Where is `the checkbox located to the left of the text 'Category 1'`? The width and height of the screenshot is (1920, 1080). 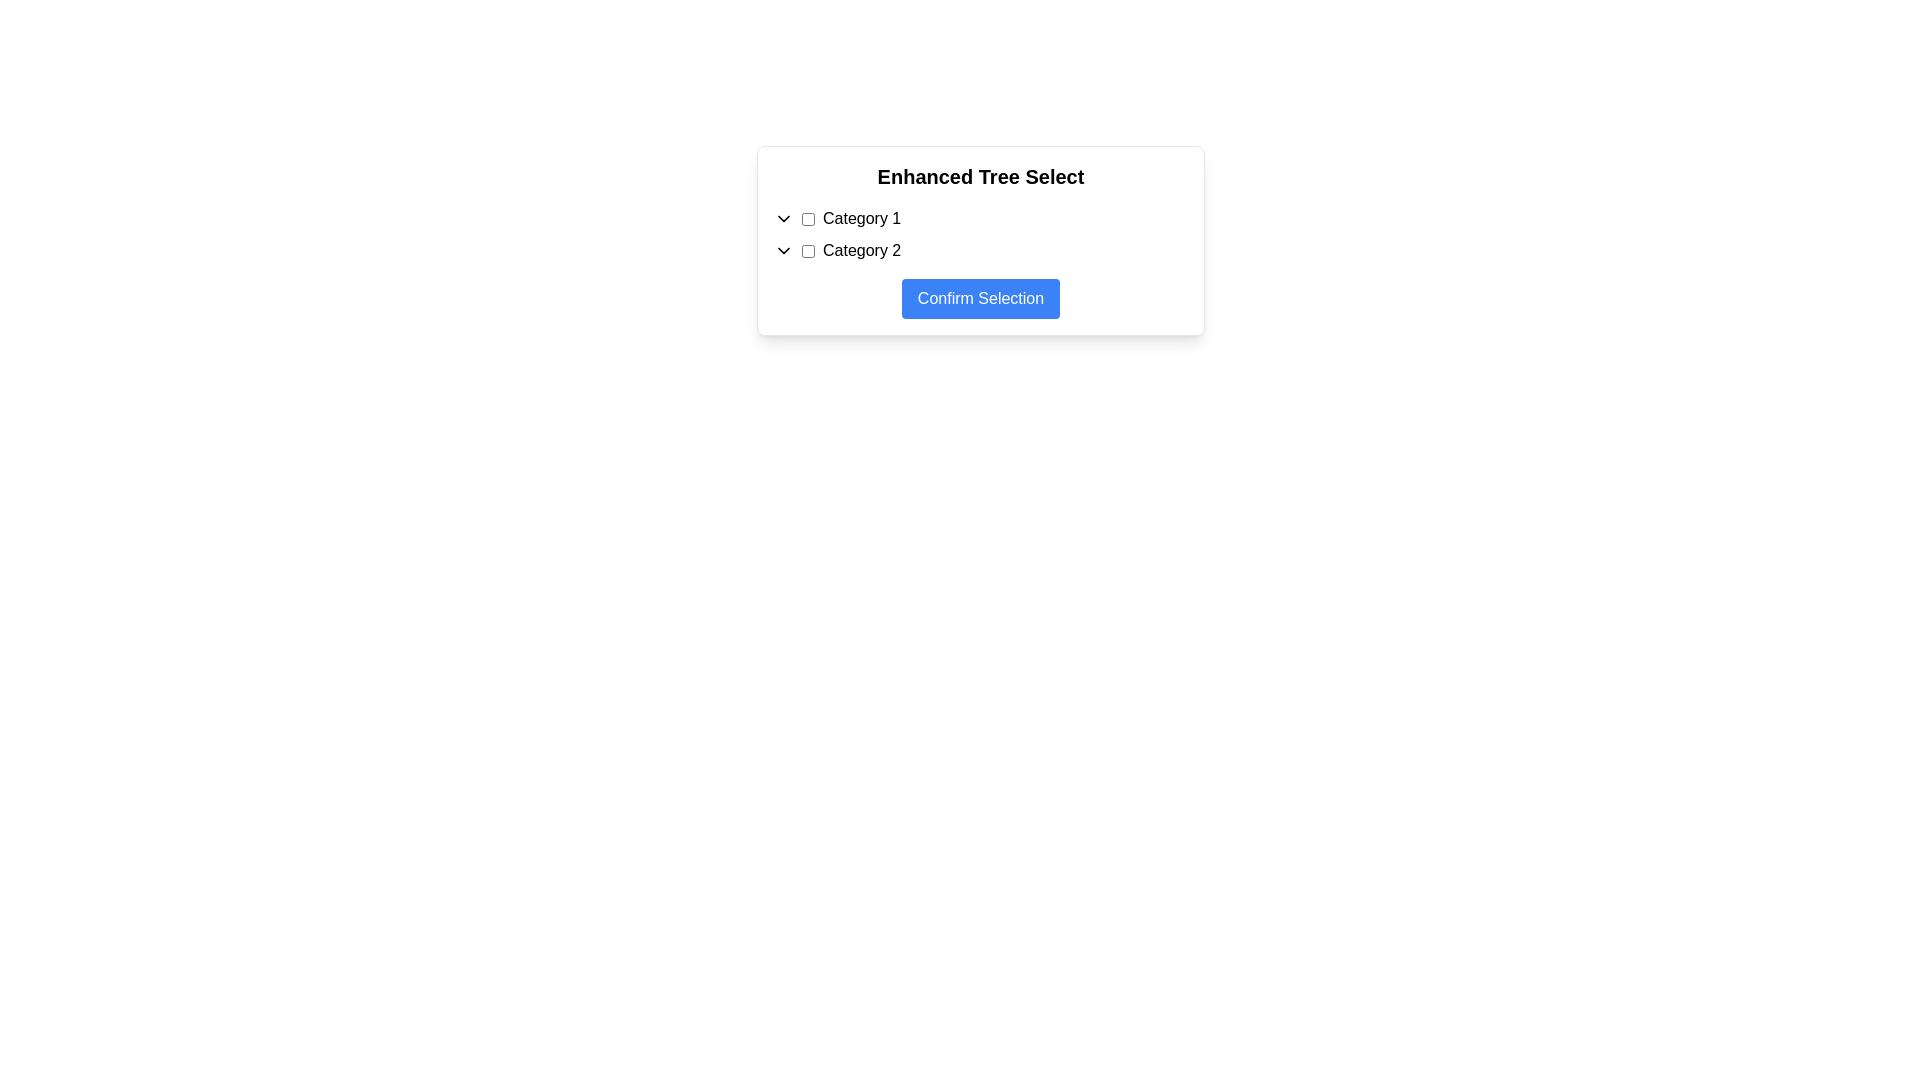
the checkbox located to the left of the text 'Category 1' is located at coordinates (808, 219).